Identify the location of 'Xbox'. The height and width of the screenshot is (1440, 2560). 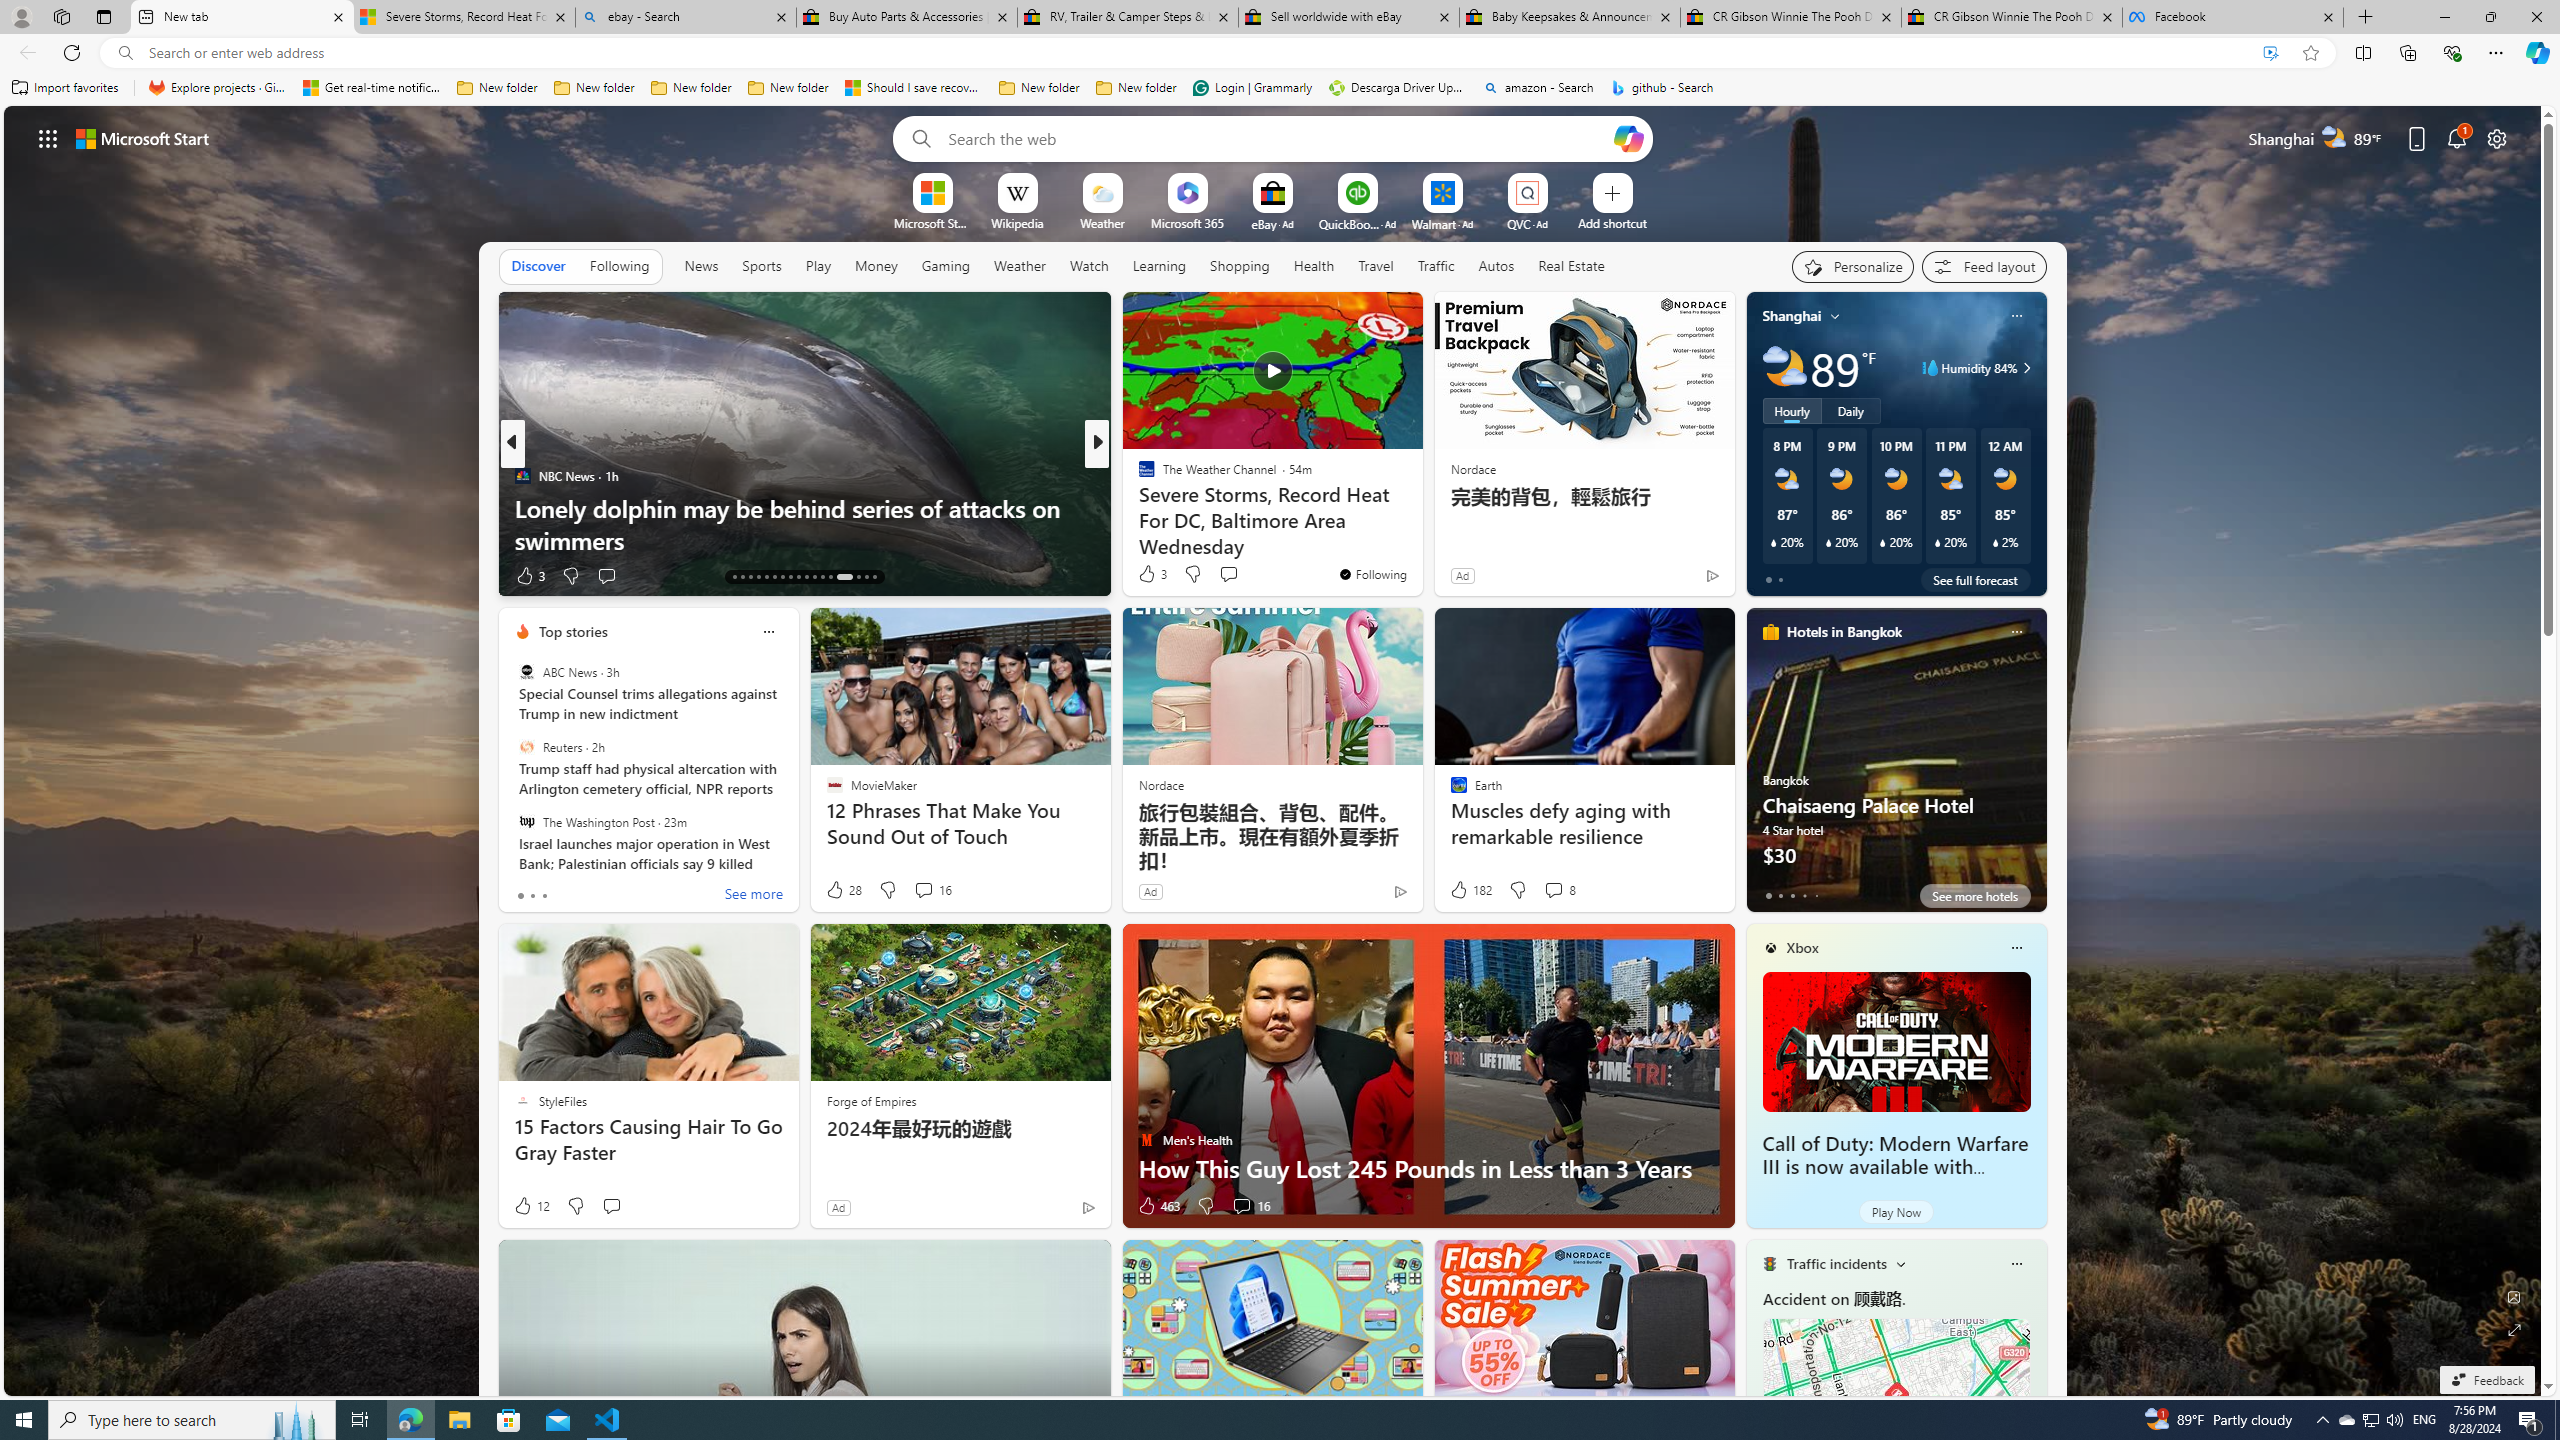
(1802, 947).